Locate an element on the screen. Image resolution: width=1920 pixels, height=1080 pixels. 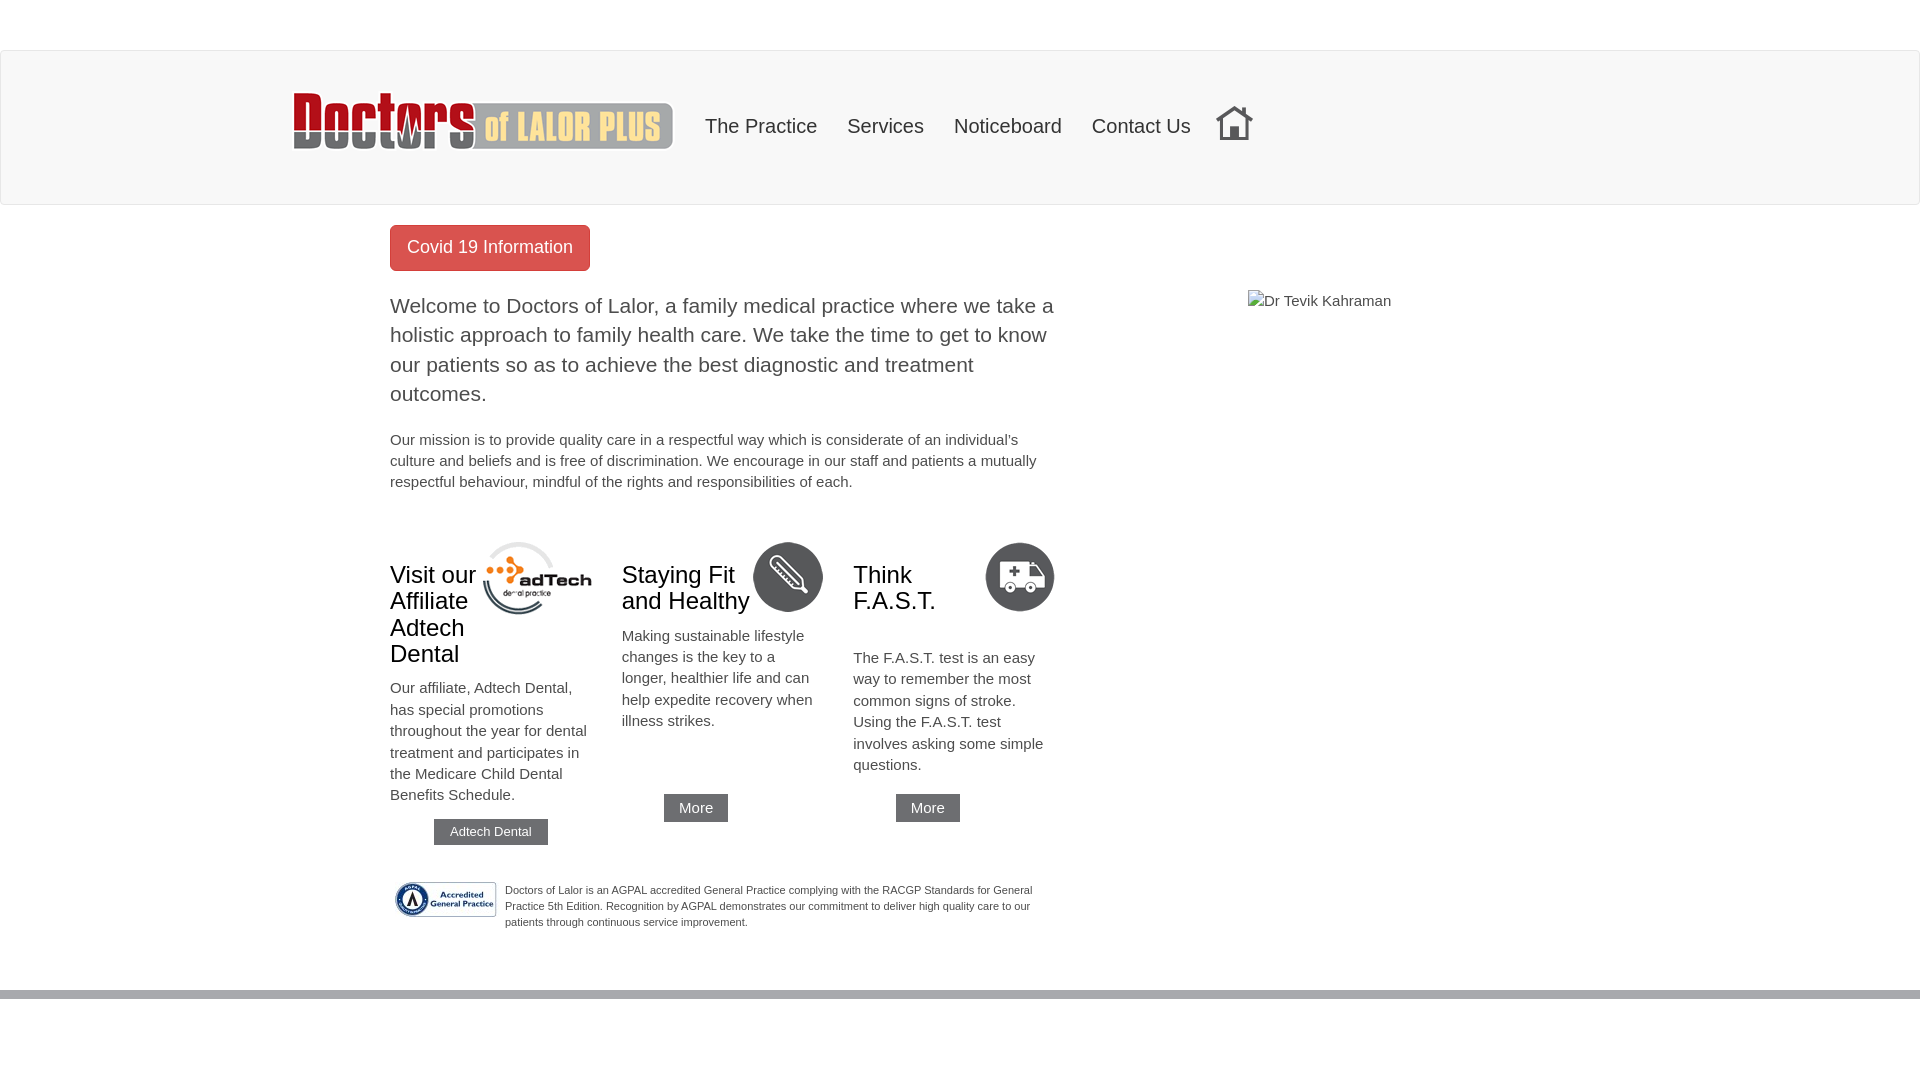
'Covid 19 Information' is located at coordinates (489, 255).